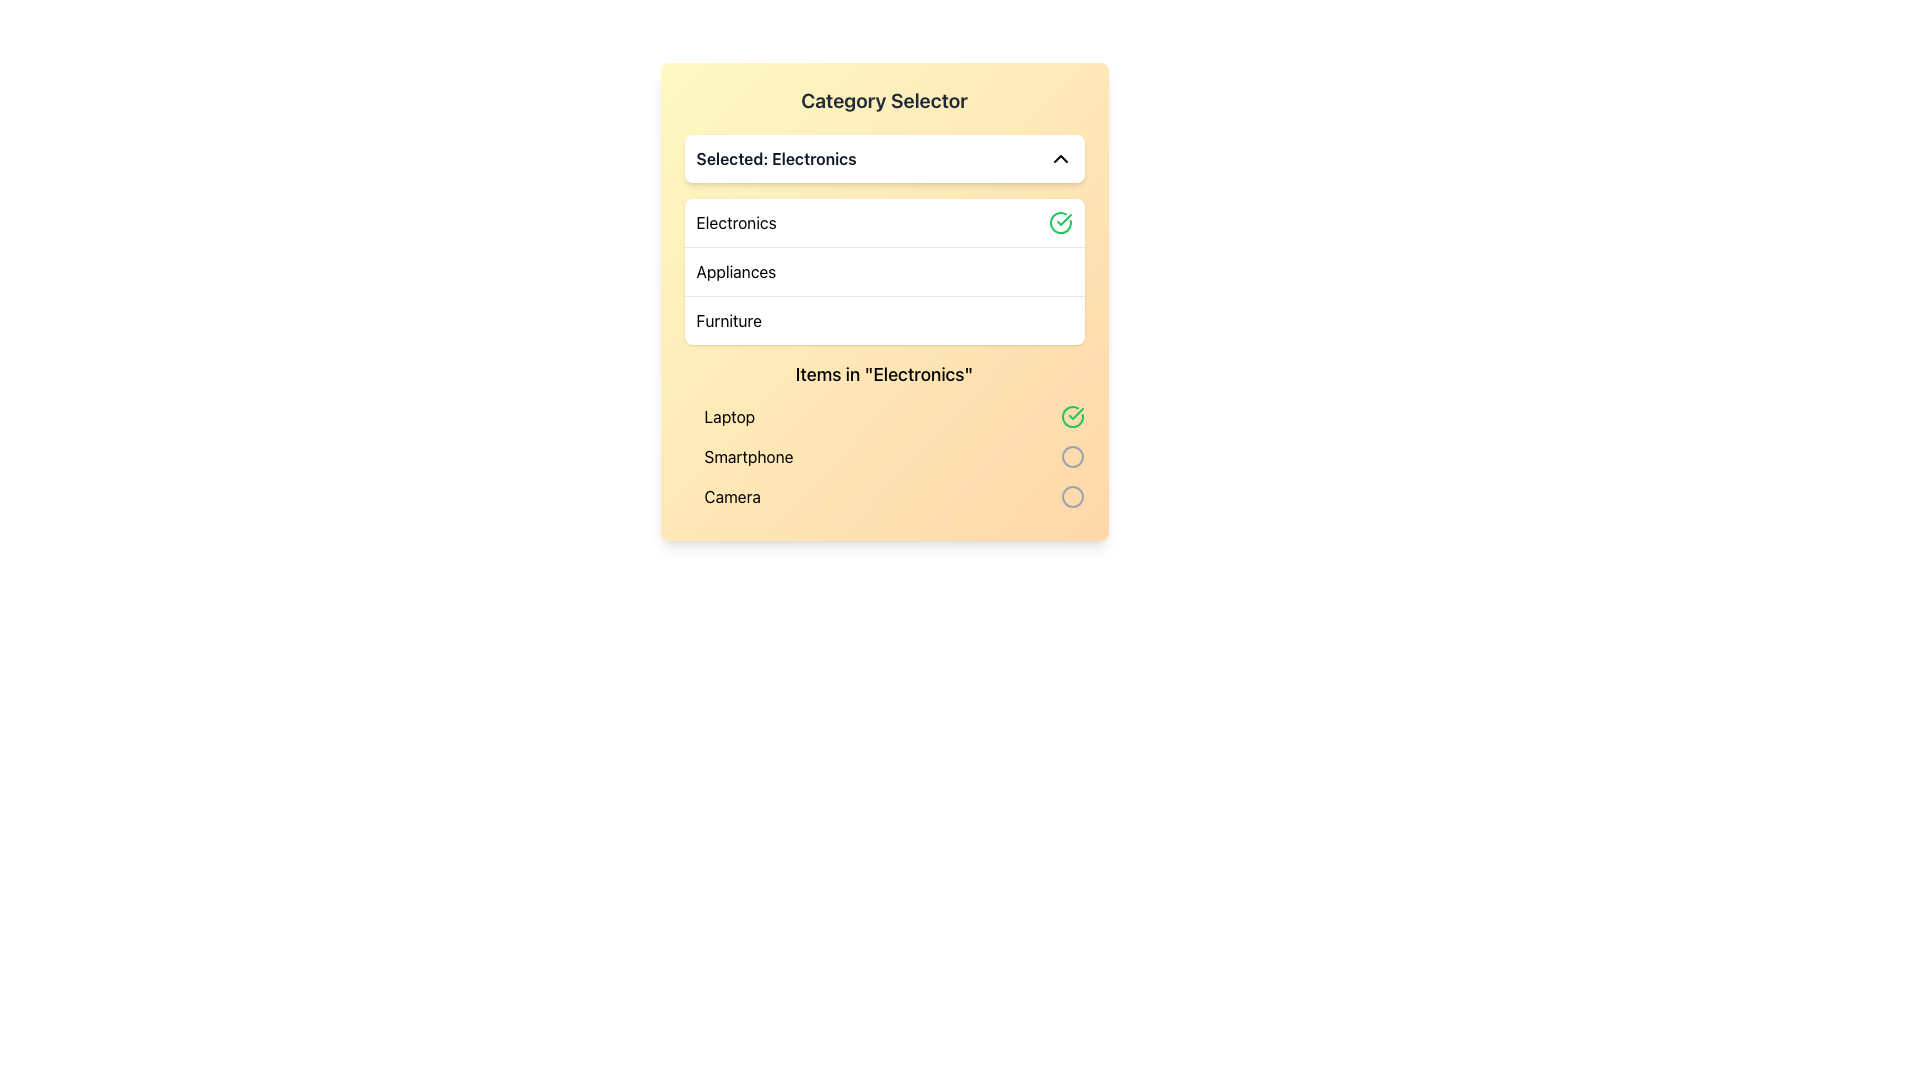 This screenshot has width=1920, height=1080. I want to click on the third circular Status Indicator icon, which is gray and positioned next to the 'Camera' text in the 'Electronics' section, so click(1071, 496).